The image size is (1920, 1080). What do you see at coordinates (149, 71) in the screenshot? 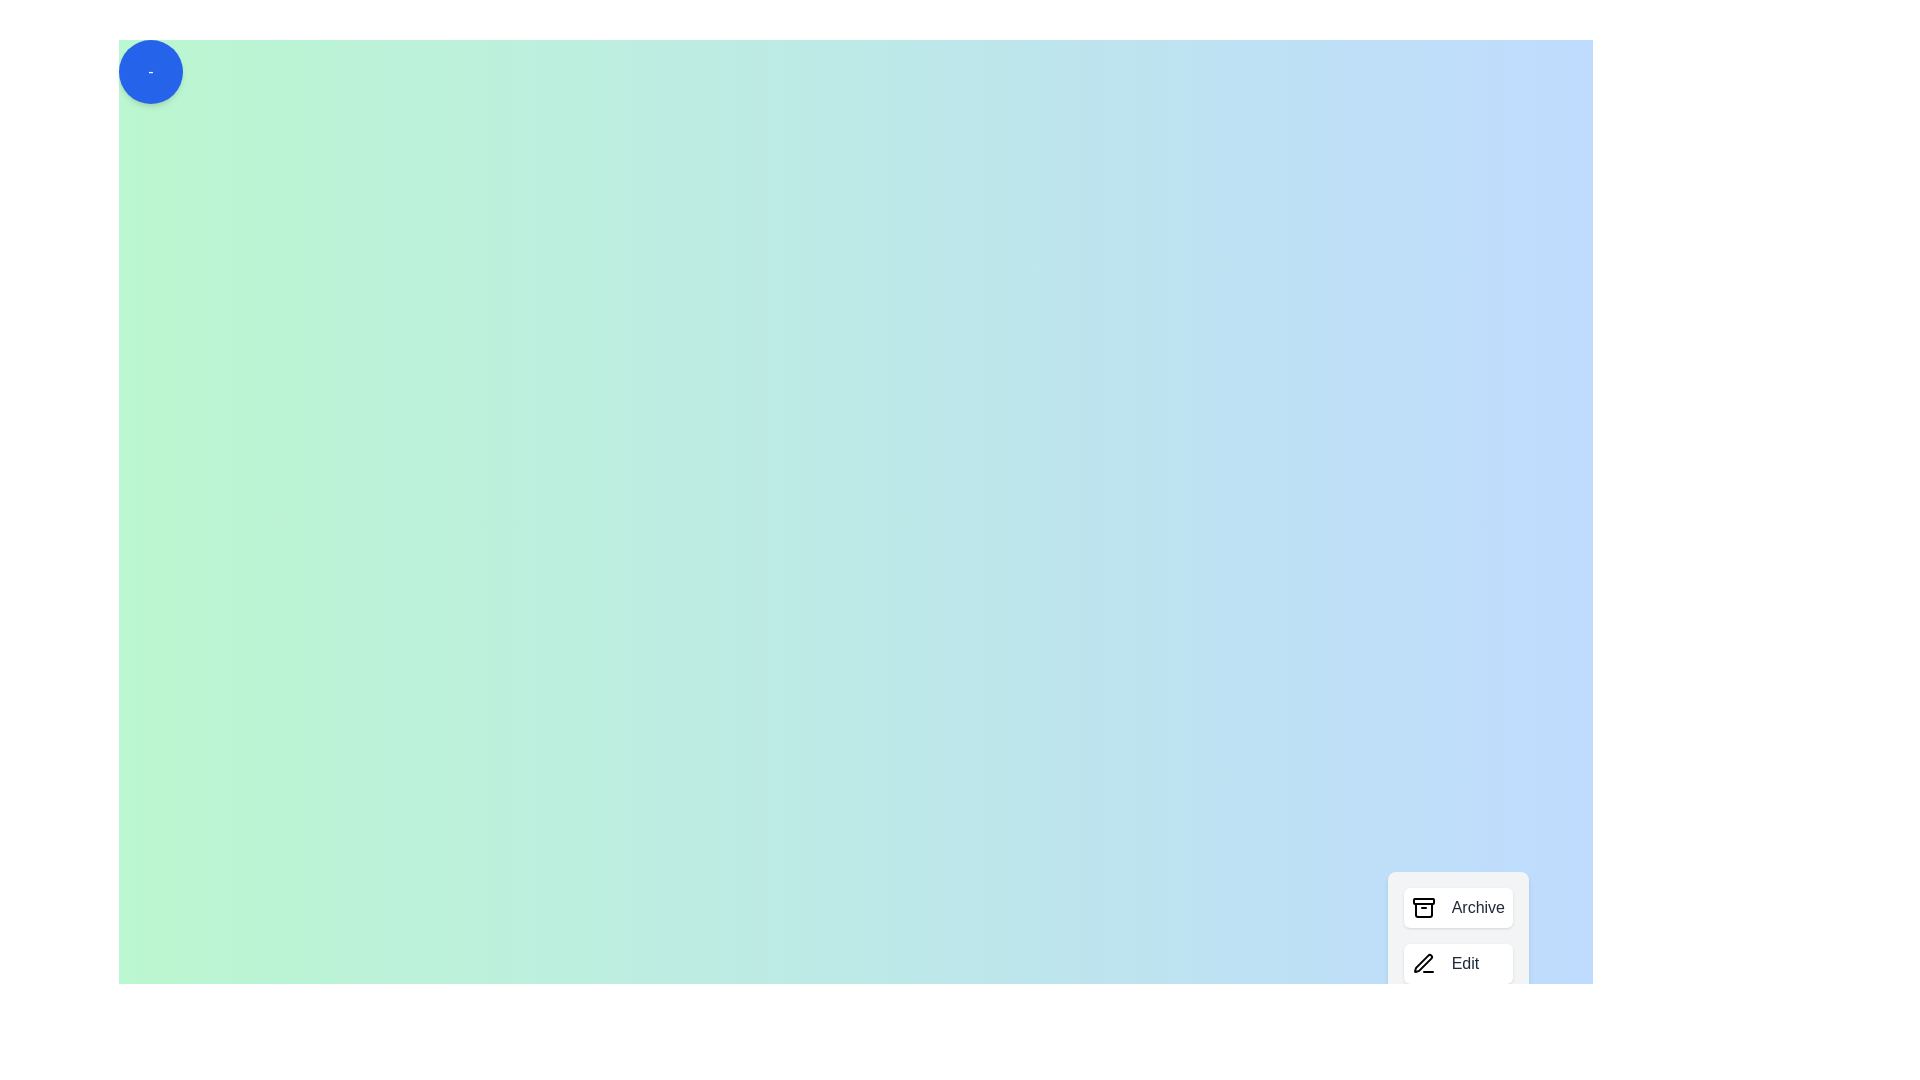
I see `the button located at the top-left corner of the interface, characterized by a hyphen symbol` at bounding box center [149, 71].